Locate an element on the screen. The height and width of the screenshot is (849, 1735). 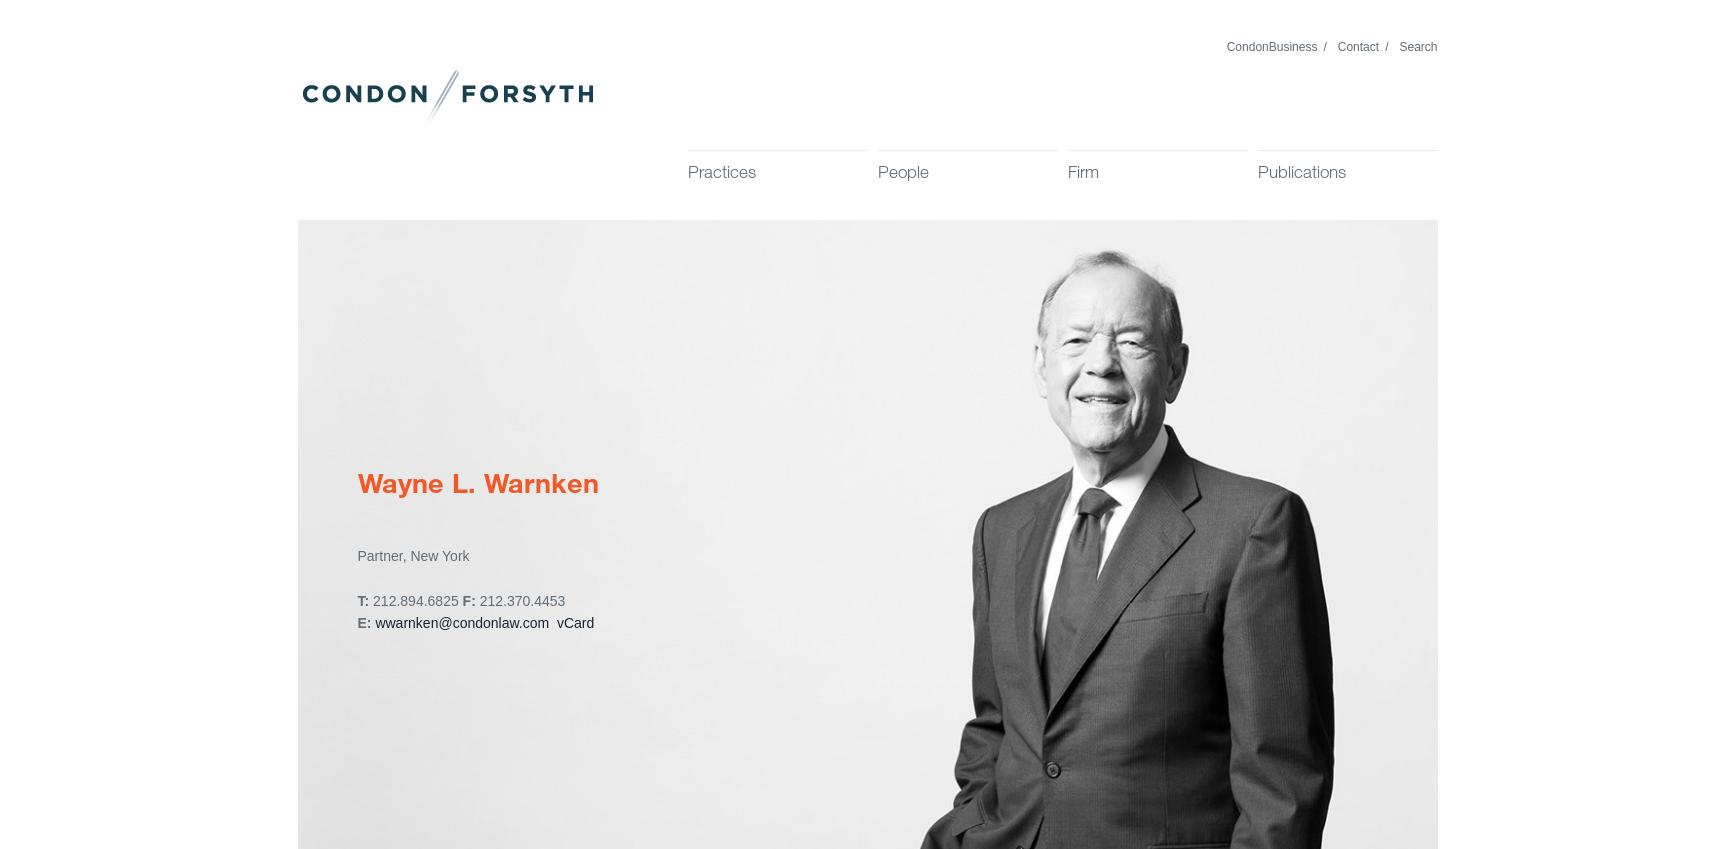
'Practices' is located at coordinates (721, 171).